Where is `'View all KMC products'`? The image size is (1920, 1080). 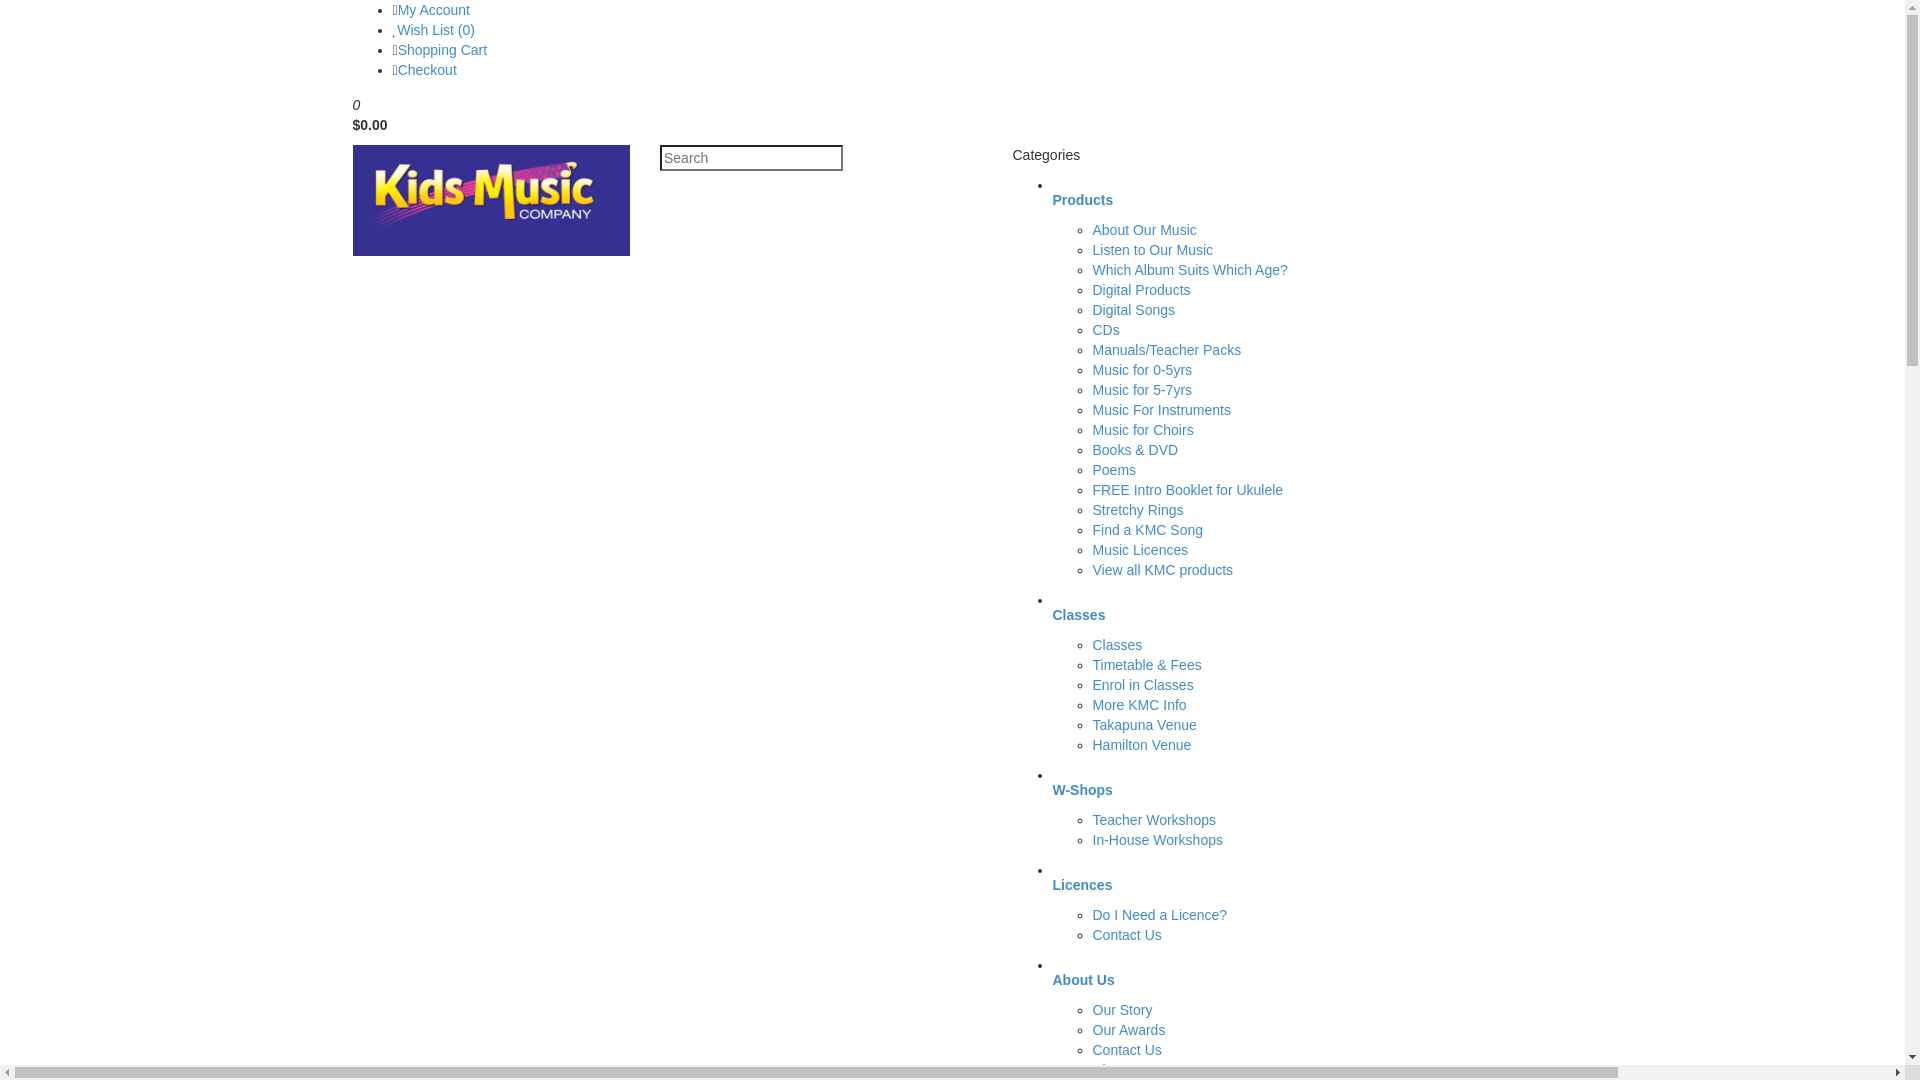
'View all KMC products' is located at coordinates (1162, 570).